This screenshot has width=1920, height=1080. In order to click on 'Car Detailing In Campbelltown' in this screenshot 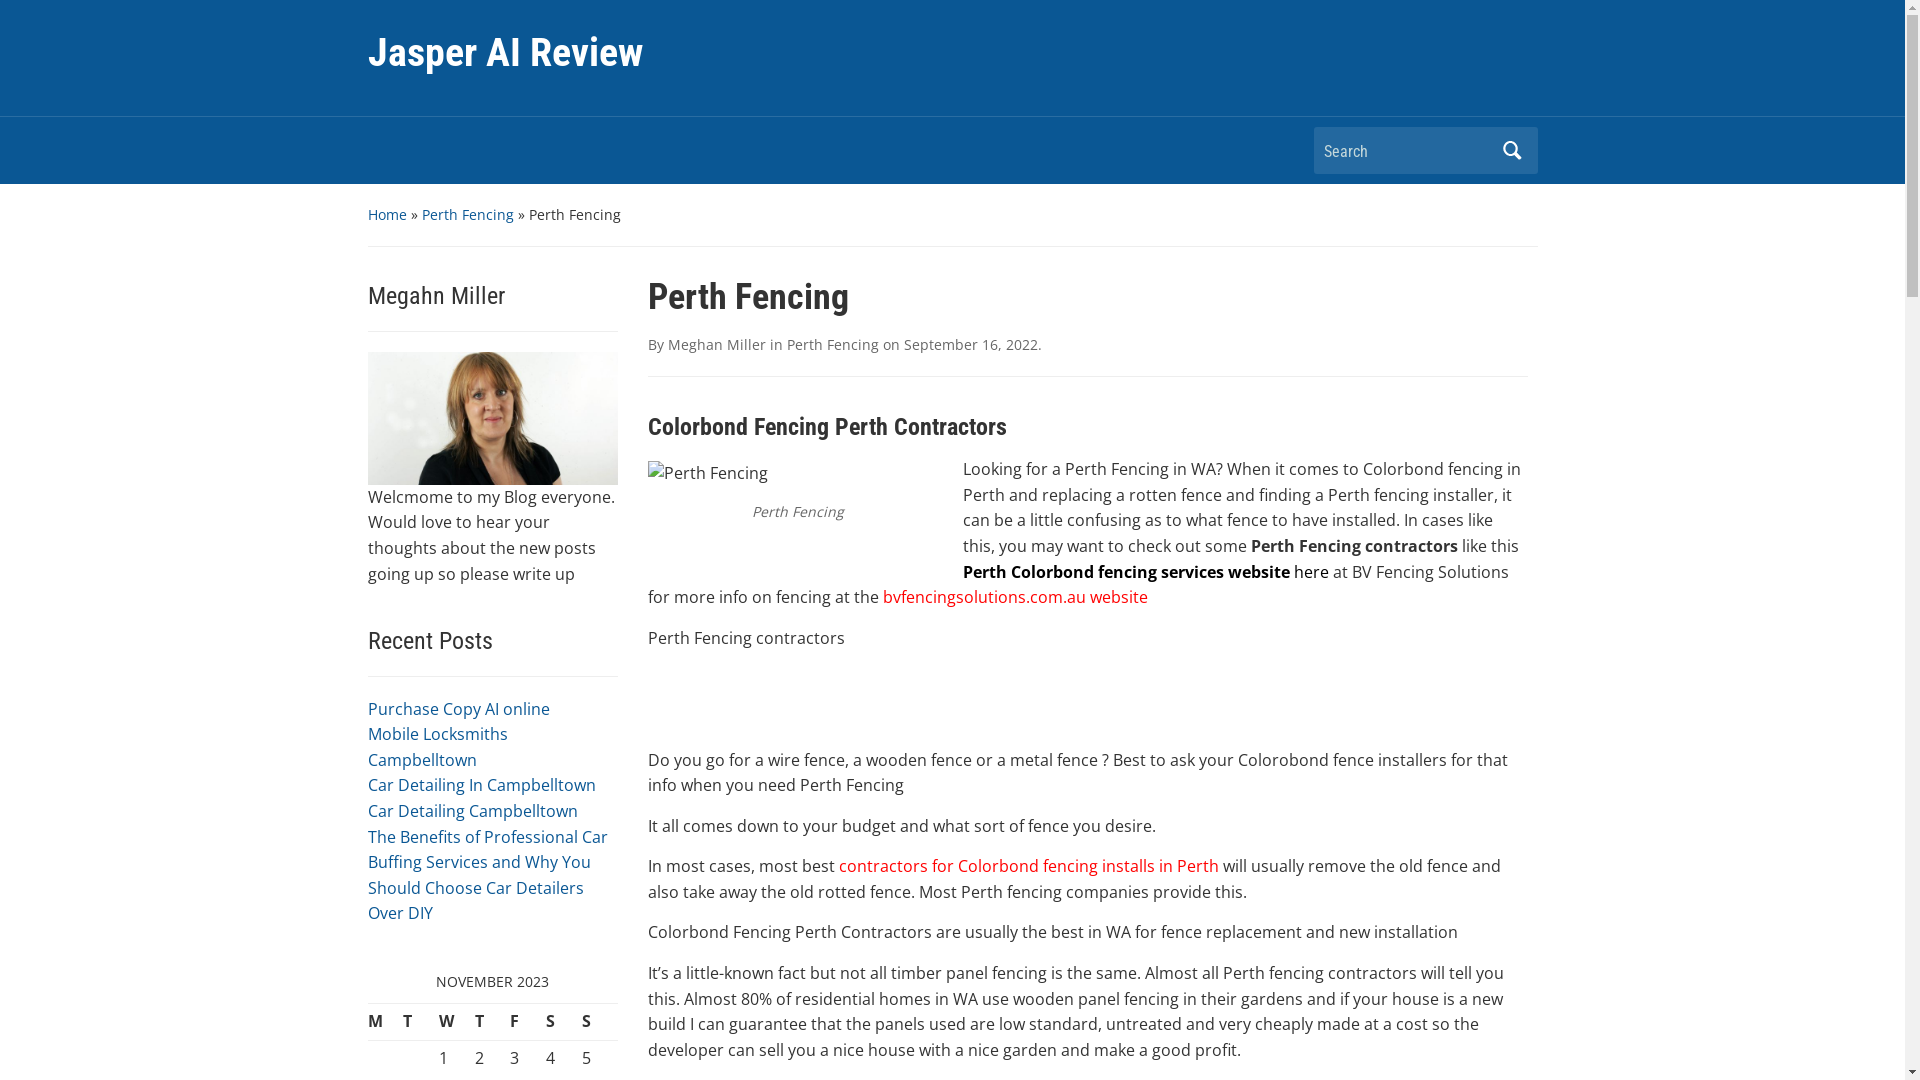, I will do `click(481, 784)`.